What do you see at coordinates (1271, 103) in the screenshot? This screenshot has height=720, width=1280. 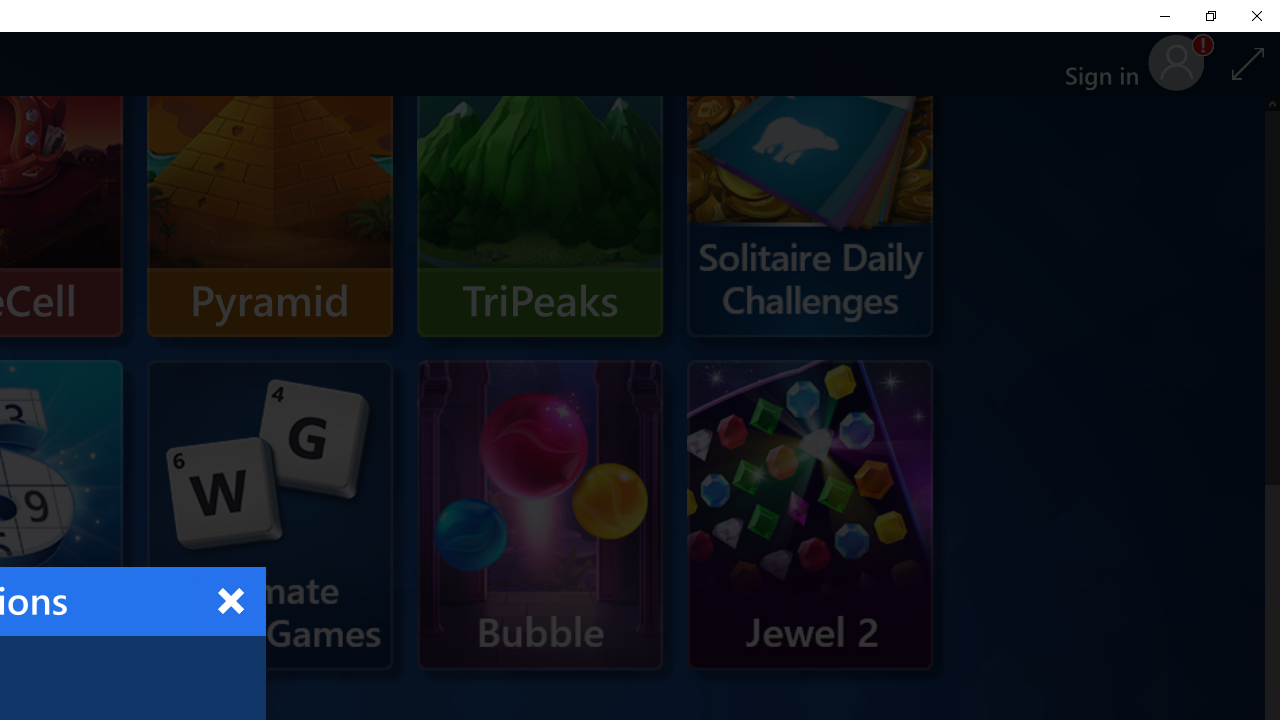 I see `'AutomationID: up_arrow_0'` at bounding box center [1271, 103].